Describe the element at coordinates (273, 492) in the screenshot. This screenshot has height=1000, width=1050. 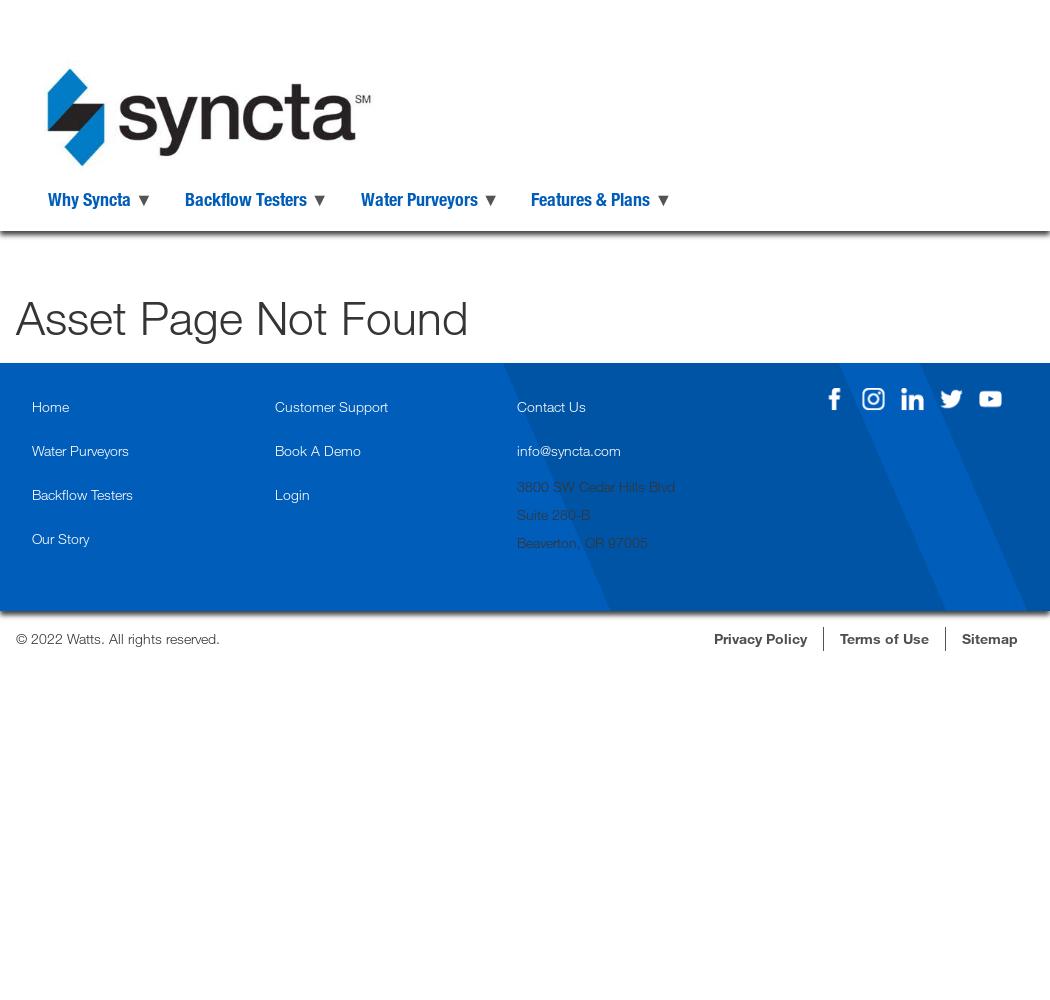
I see `'Login'` at that location.